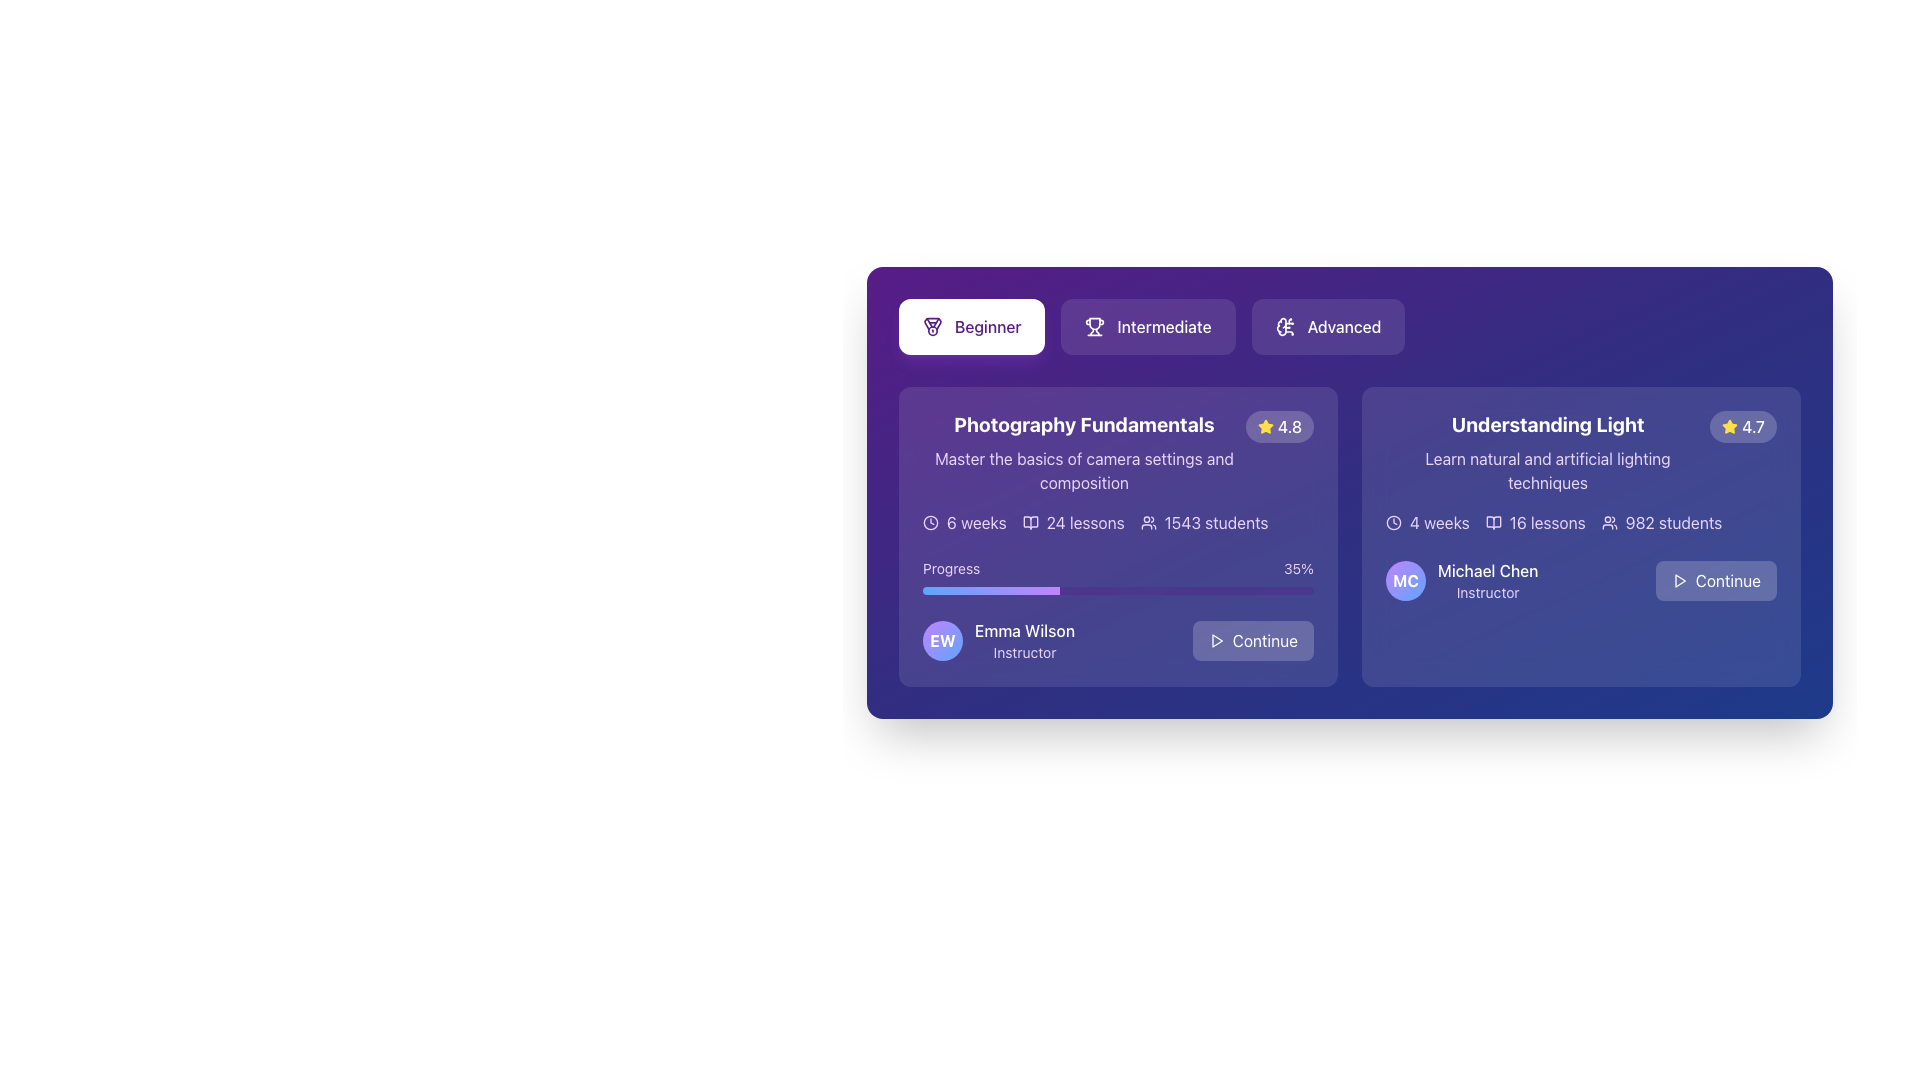 The image size is (1920, 1080). What do you see at coordinates (1349, 326) in the screenshot?
I see `the 'Advanced' button located in the top section of the main panel` at bounding box center [1349, 326].